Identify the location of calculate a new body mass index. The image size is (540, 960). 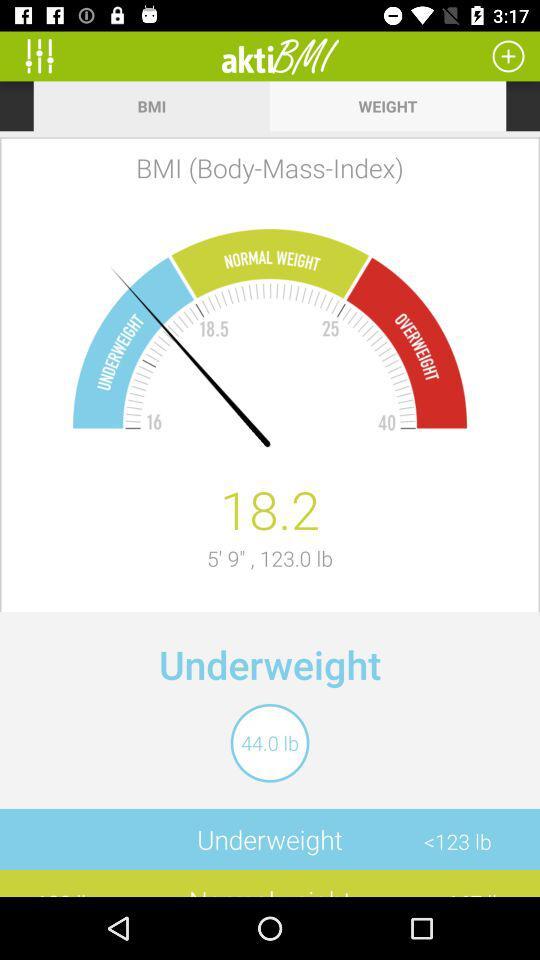
(508, 55).